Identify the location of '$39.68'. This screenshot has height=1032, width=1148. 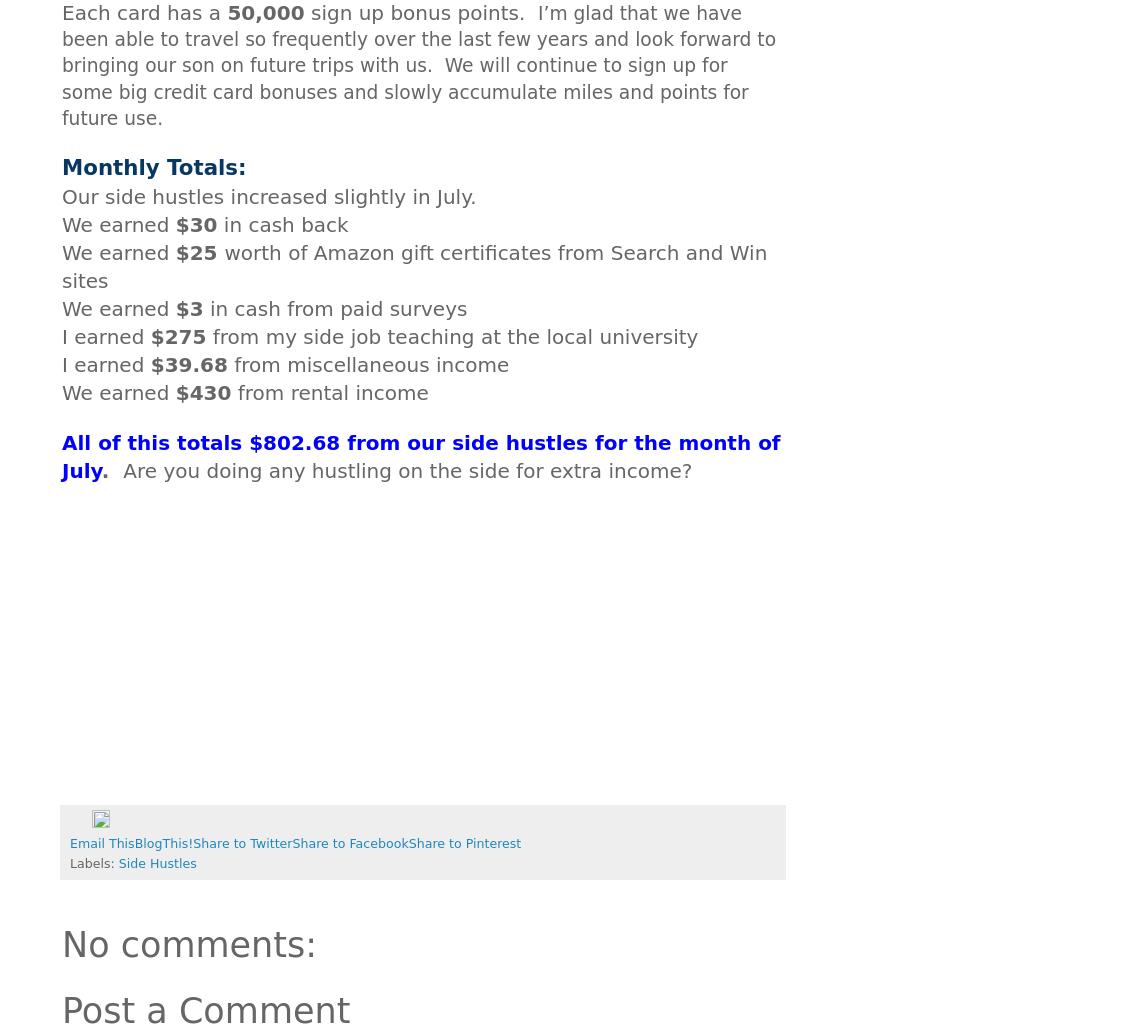
(150, 365).